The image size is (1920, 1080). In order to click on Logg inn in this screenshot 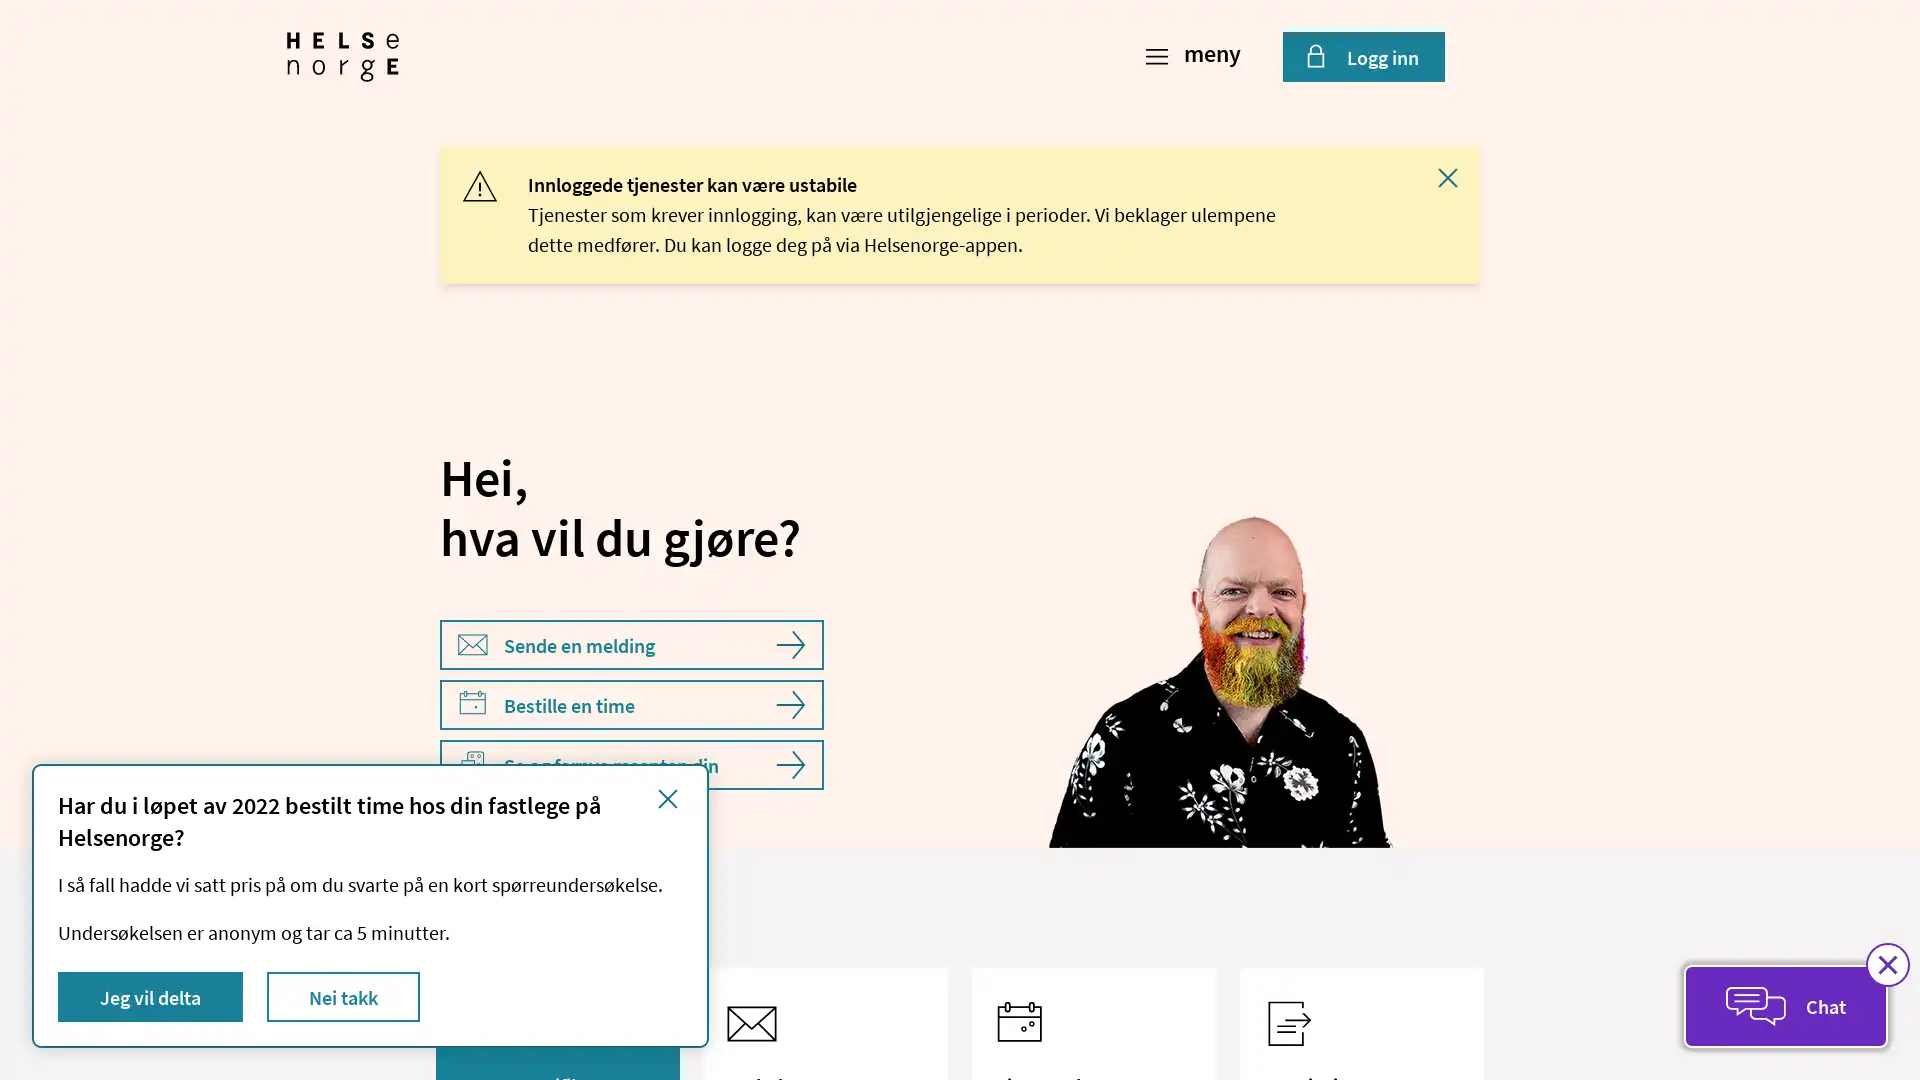, I will do `click(1362, 56)`.